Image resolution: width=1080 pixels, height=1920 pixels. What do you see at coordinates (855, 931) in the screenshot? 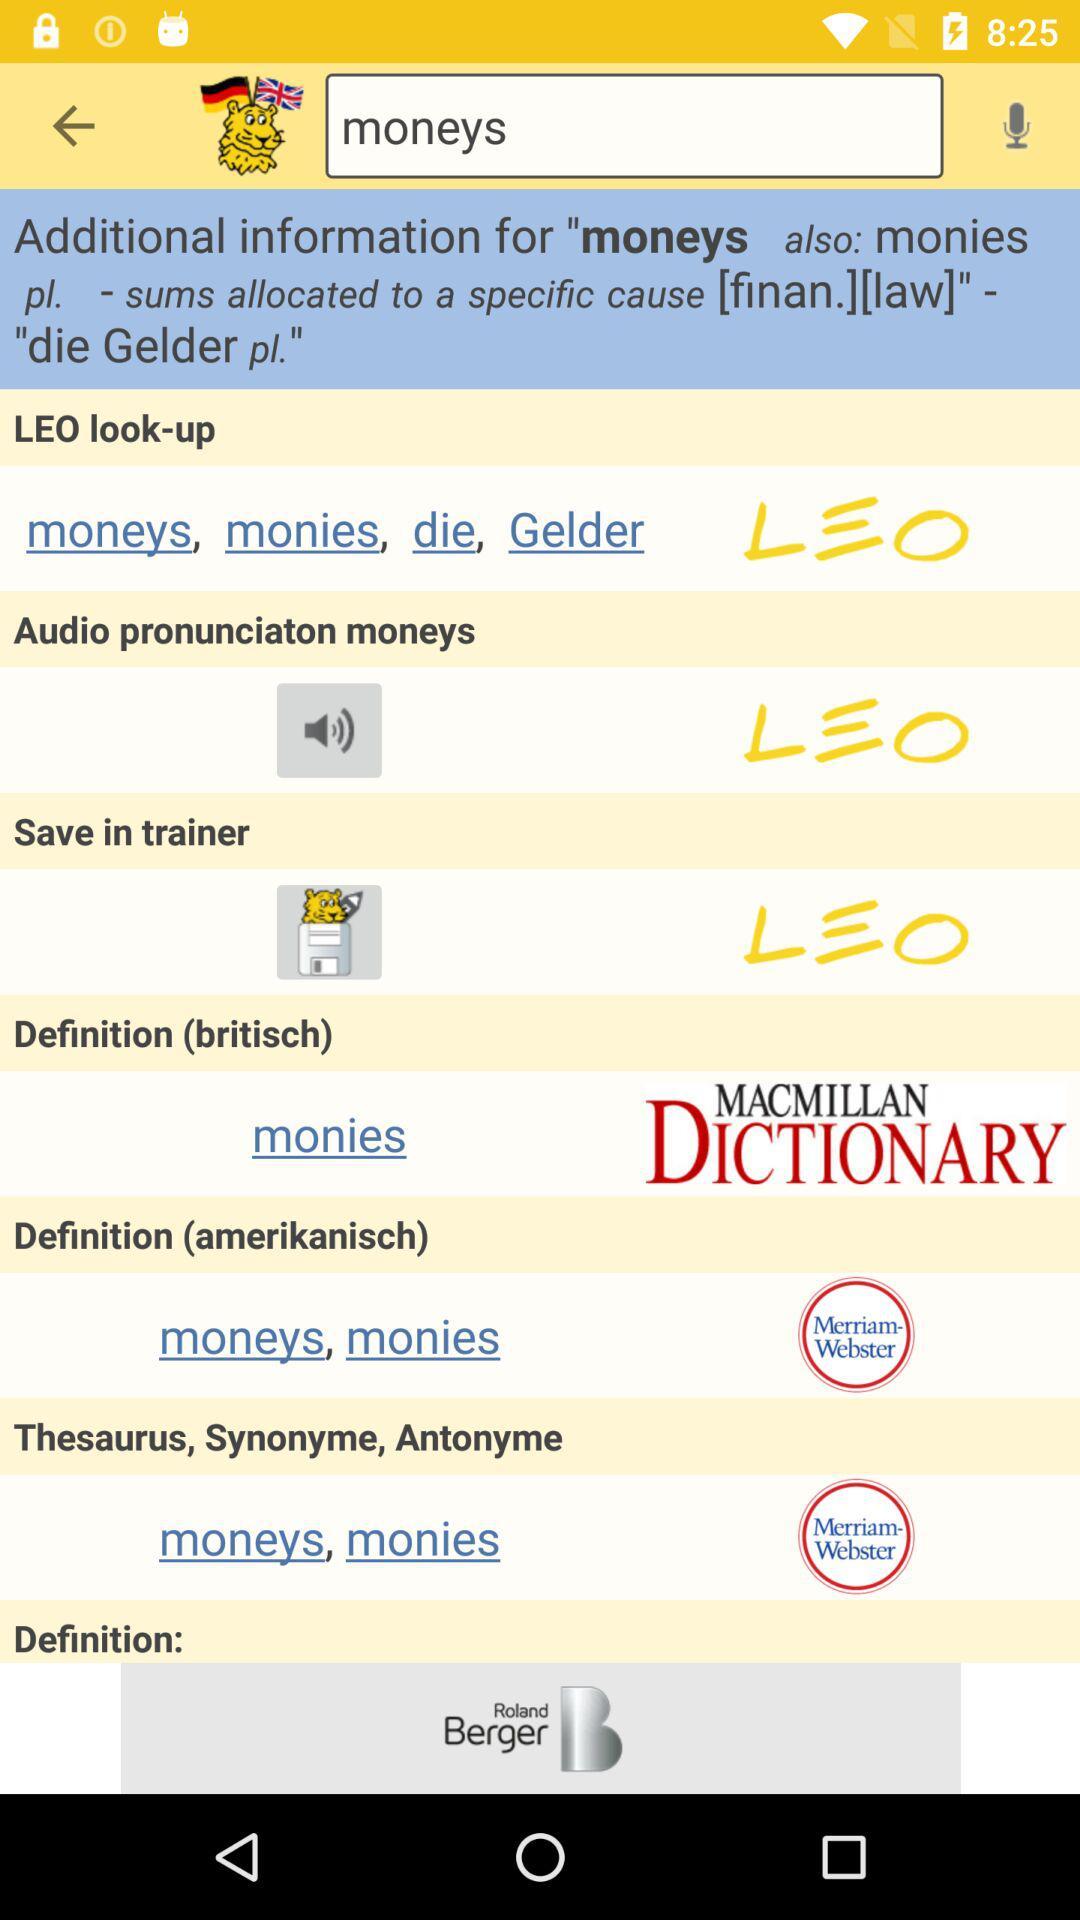
I see `in trainer` at bounding box center [855, 931].